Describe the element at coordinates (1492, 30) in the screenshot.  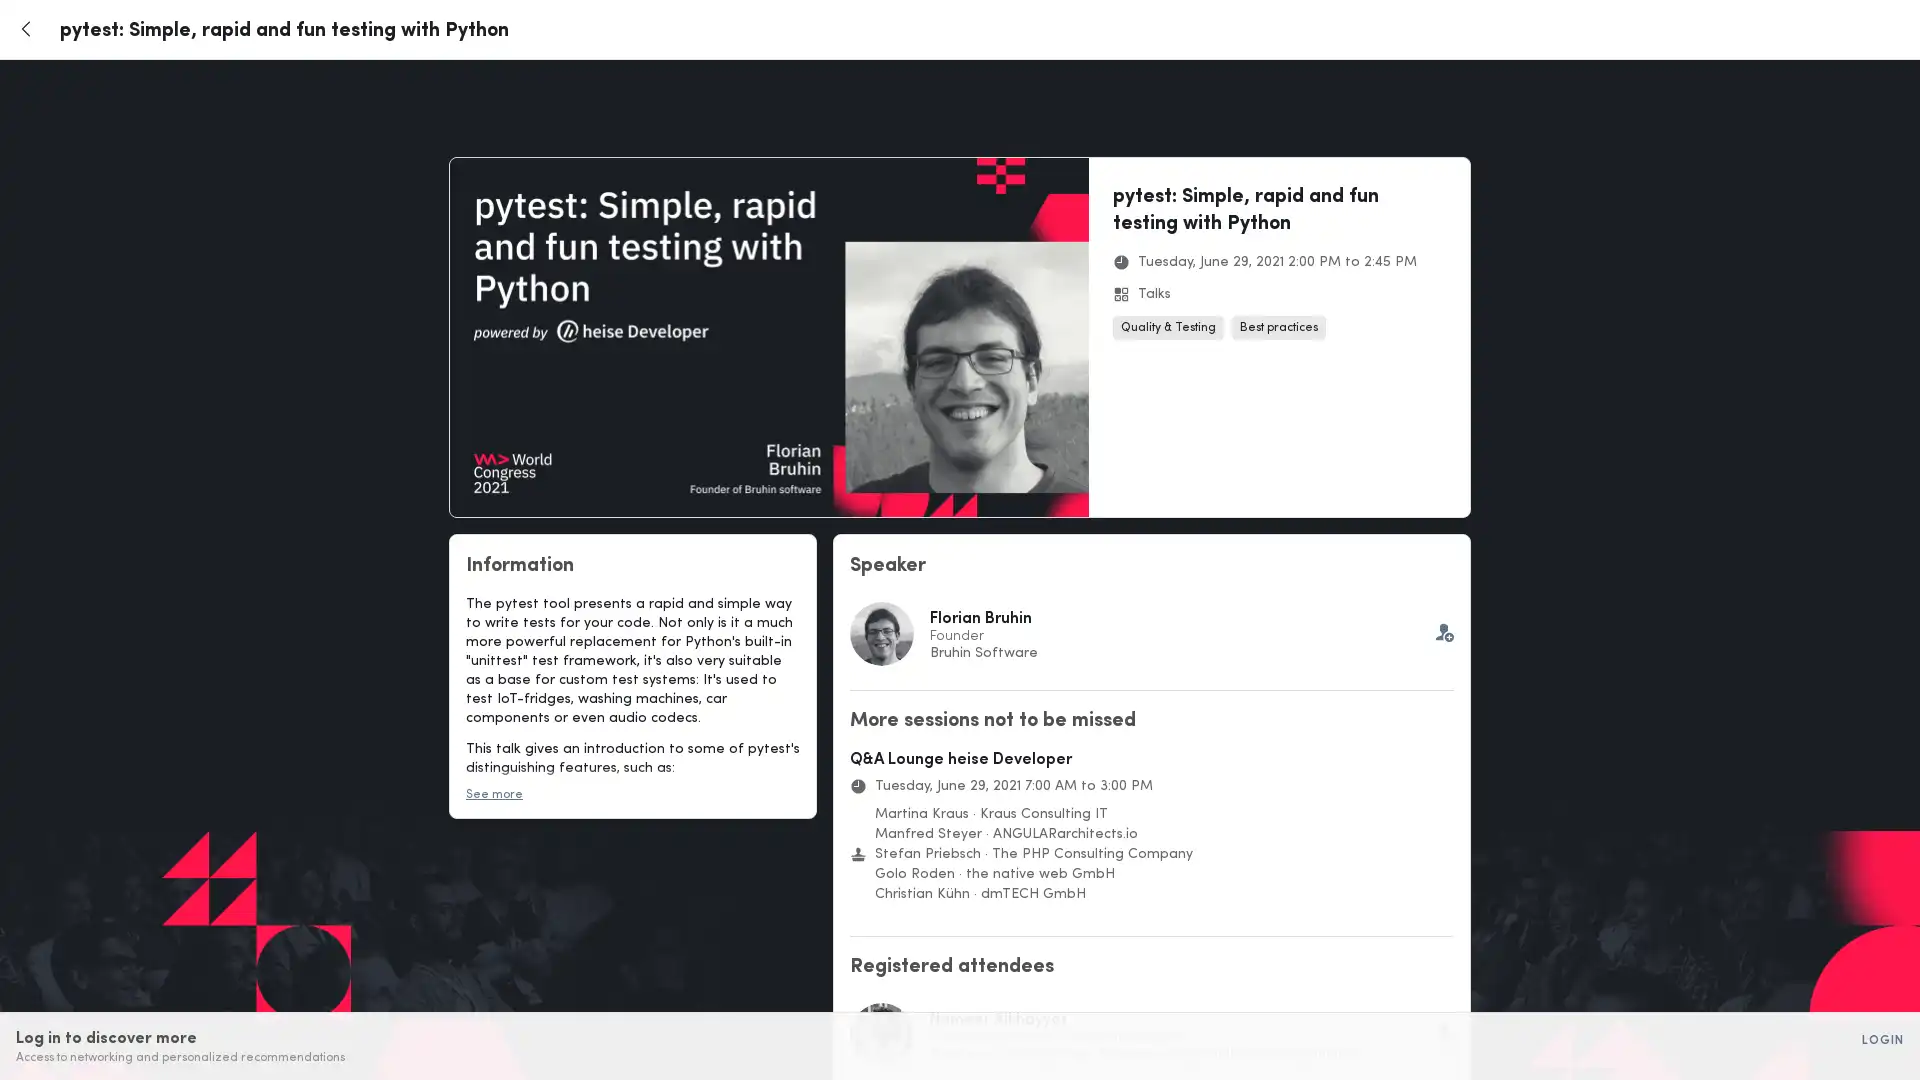
I see `Login` at that location.